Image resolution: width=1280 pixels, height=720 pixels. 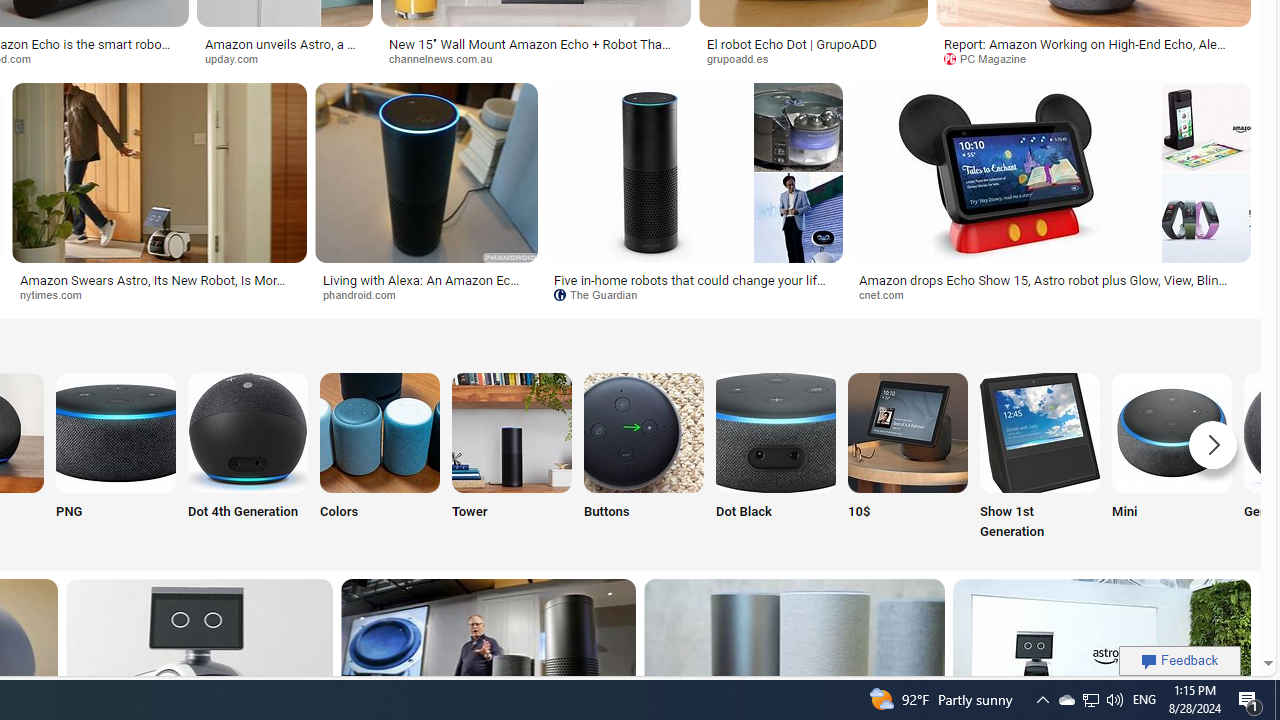 I want to click on 'Amazon Echo Tower', so click(x=512, y=431).